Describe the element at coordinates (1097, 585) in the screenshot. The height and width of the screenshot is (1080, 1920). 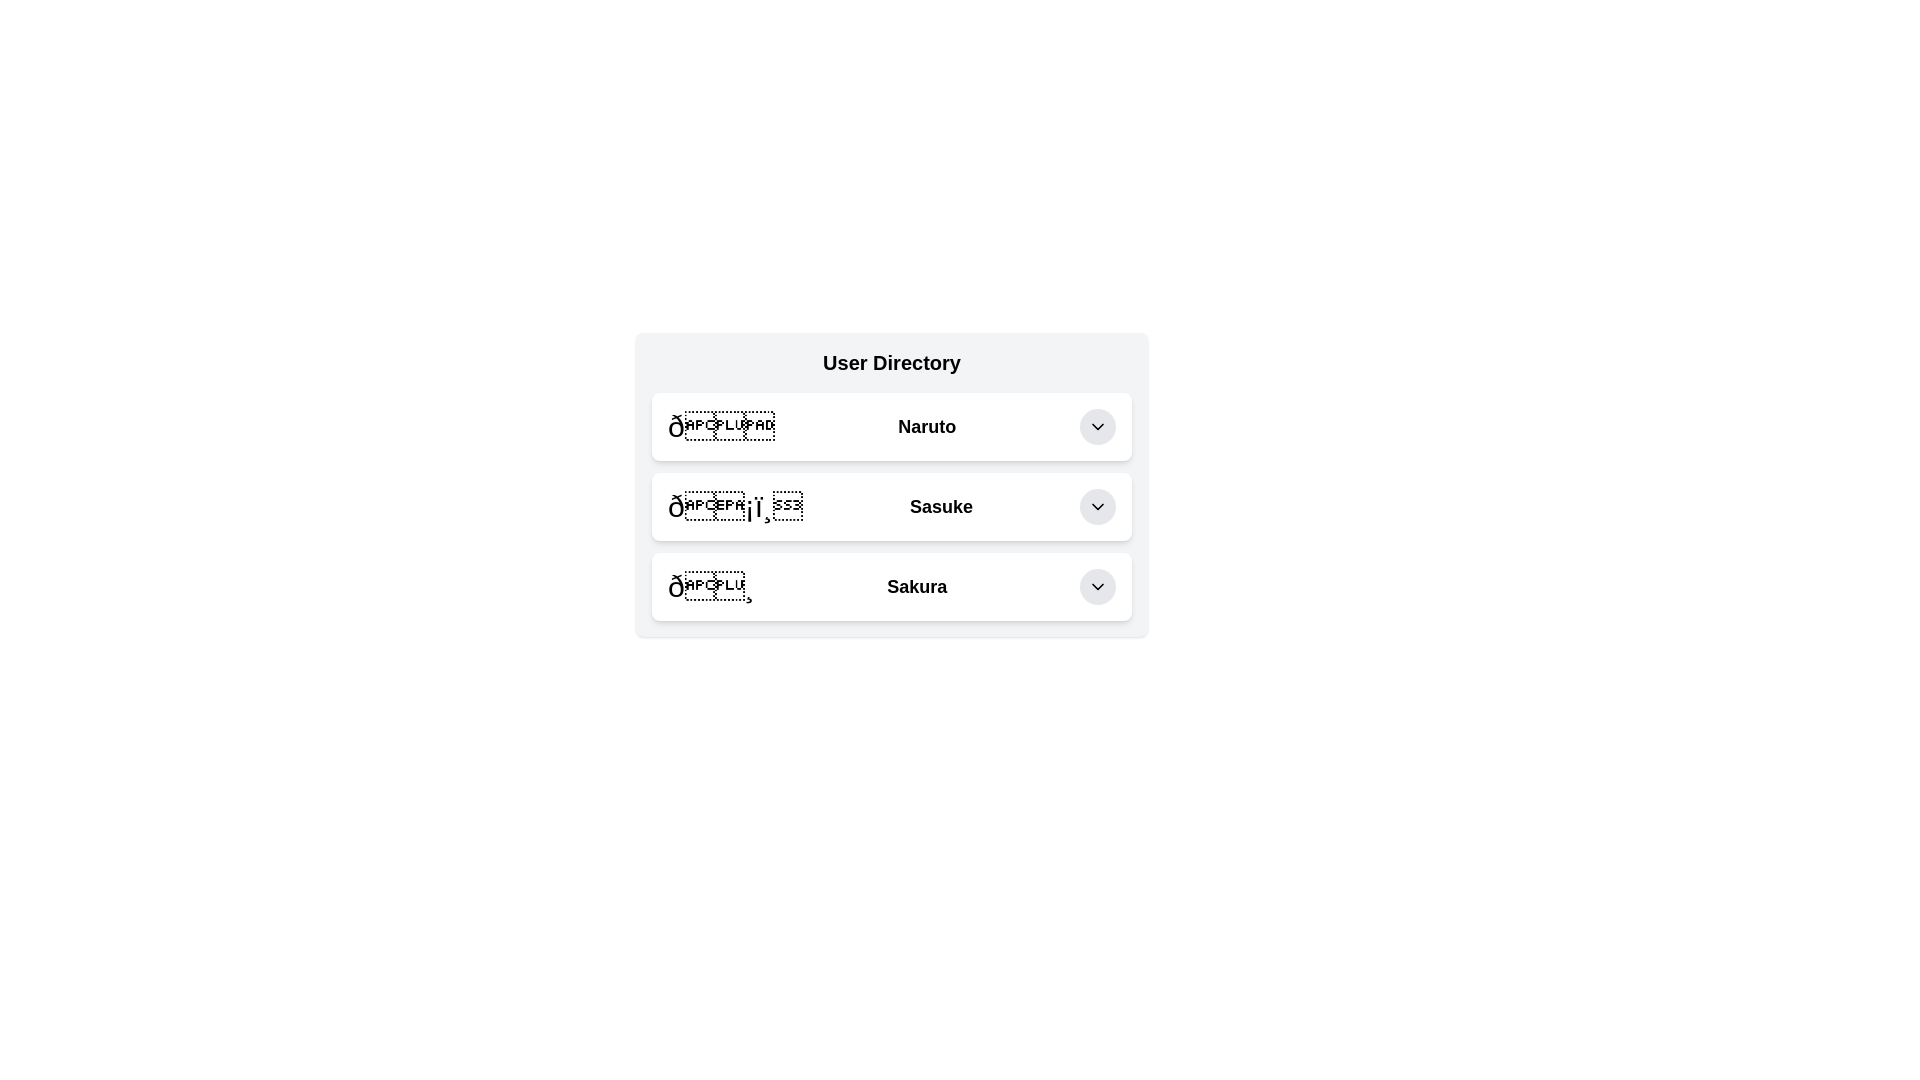
I see `the toggle or dropdown button icon located to the right of the 'Sakura' label in the third row of the User Directory section` at that location.